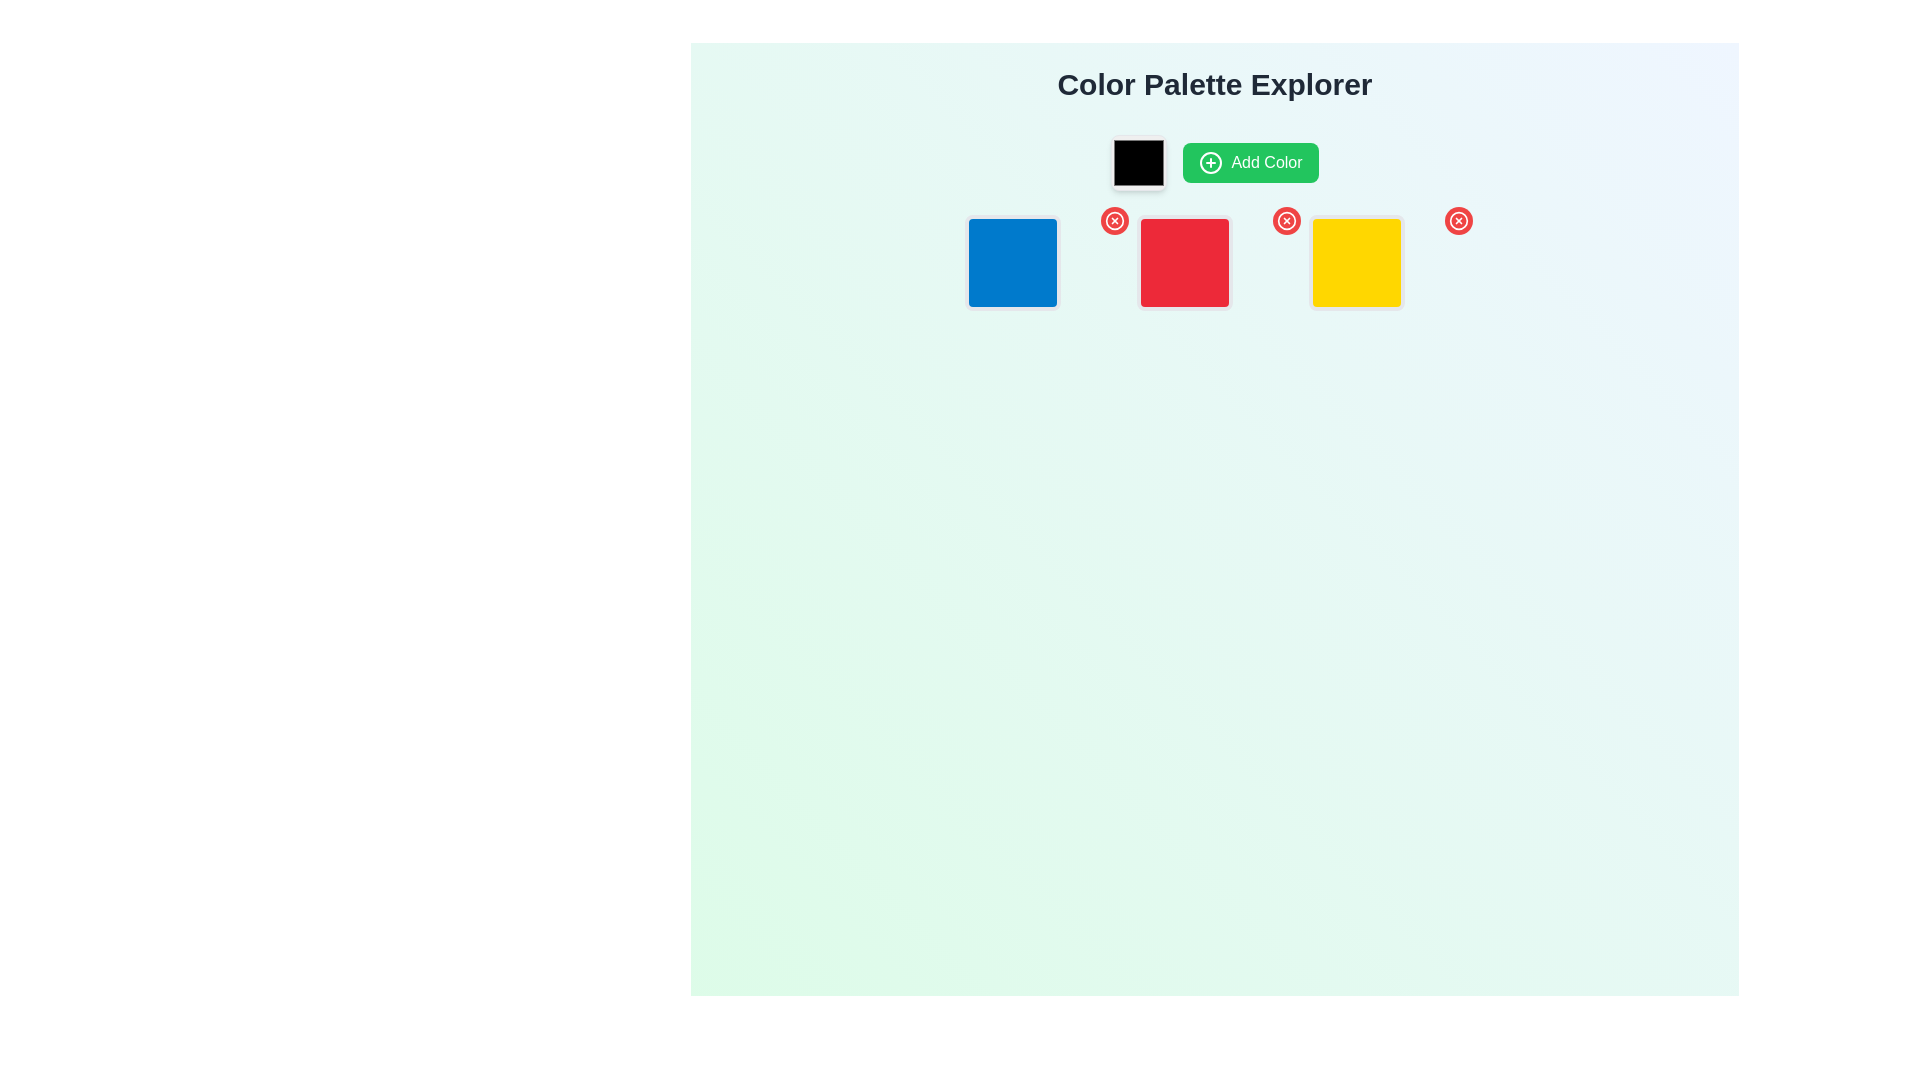  What do you see at coordinates (1113, 220) in the screenshot?
I see `the circular red button with a white 'X' icon located in the top-right corner of the red square to change its background color slightly` at bounding box center [1113, 220].